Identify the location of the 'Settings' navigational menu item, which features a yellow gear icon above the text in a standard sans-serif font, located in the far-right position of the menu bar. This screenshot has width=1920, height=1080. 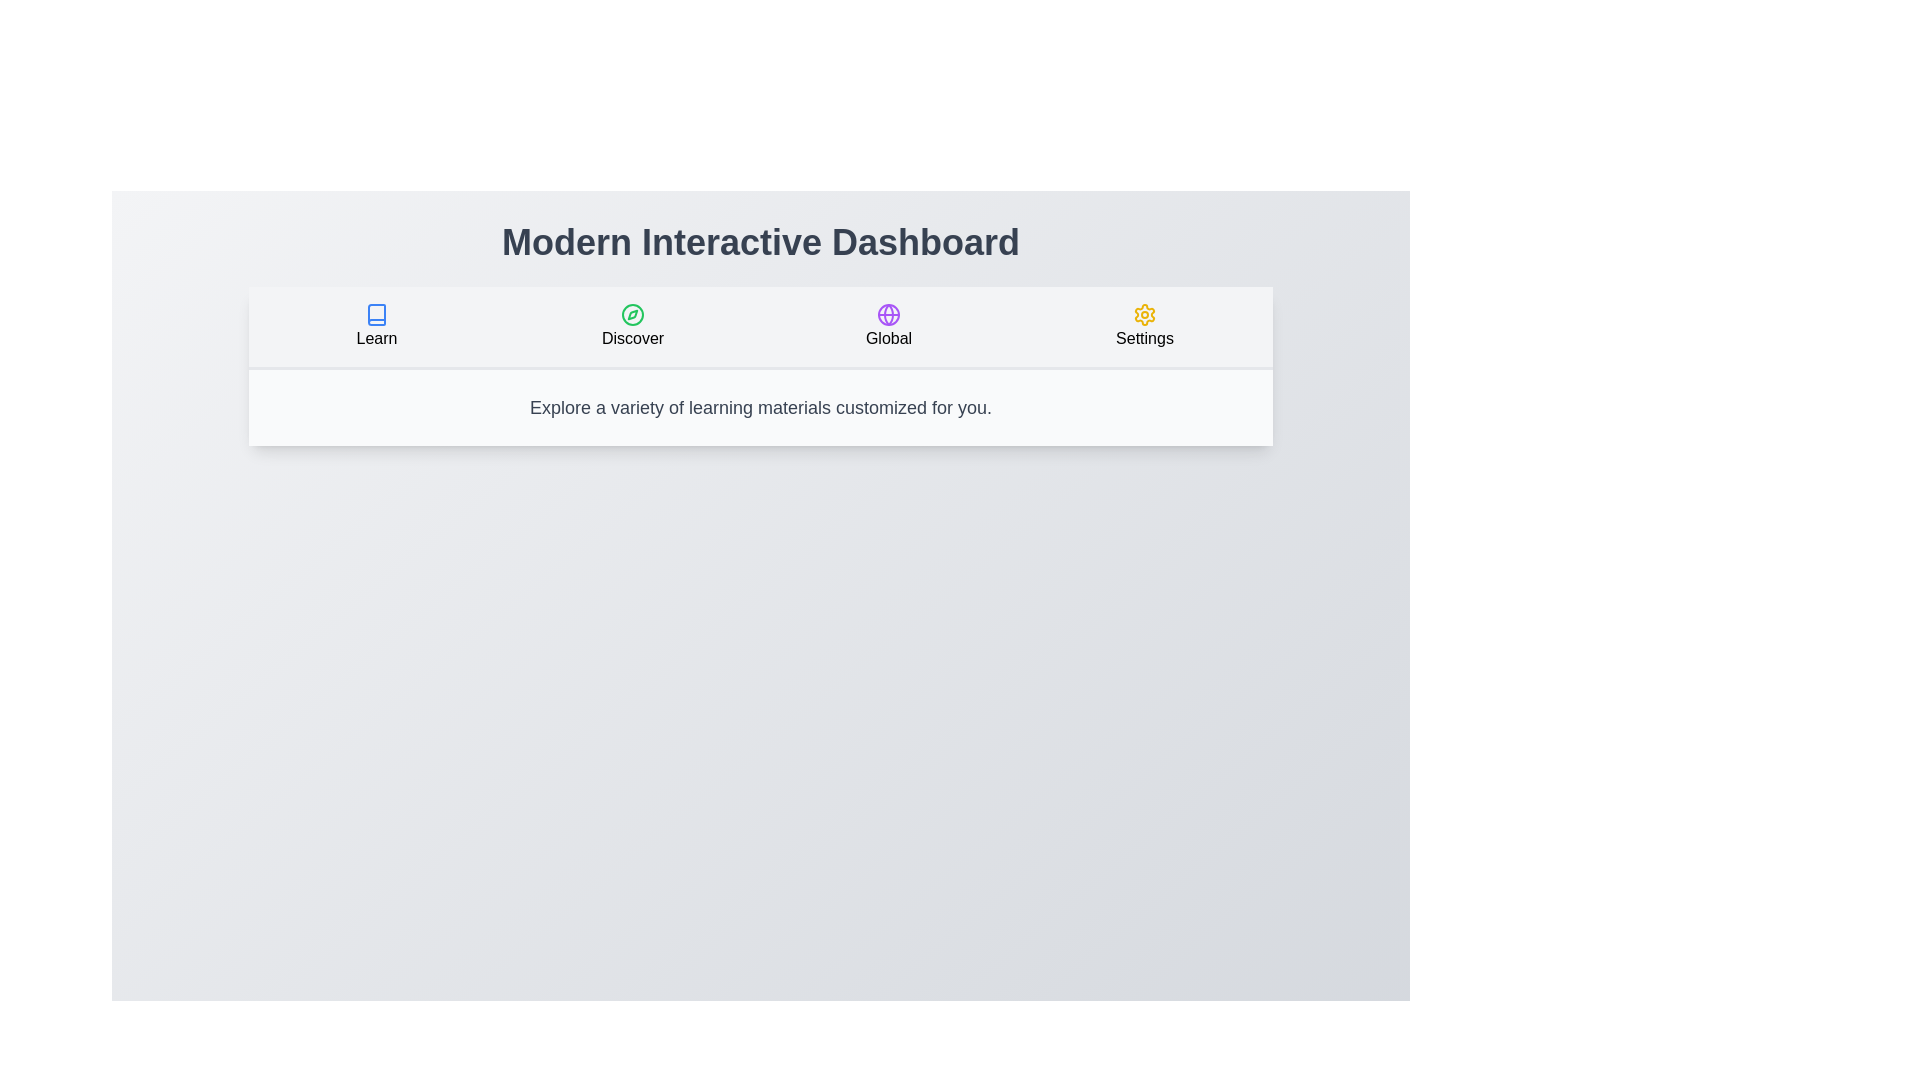
(1145, 326).